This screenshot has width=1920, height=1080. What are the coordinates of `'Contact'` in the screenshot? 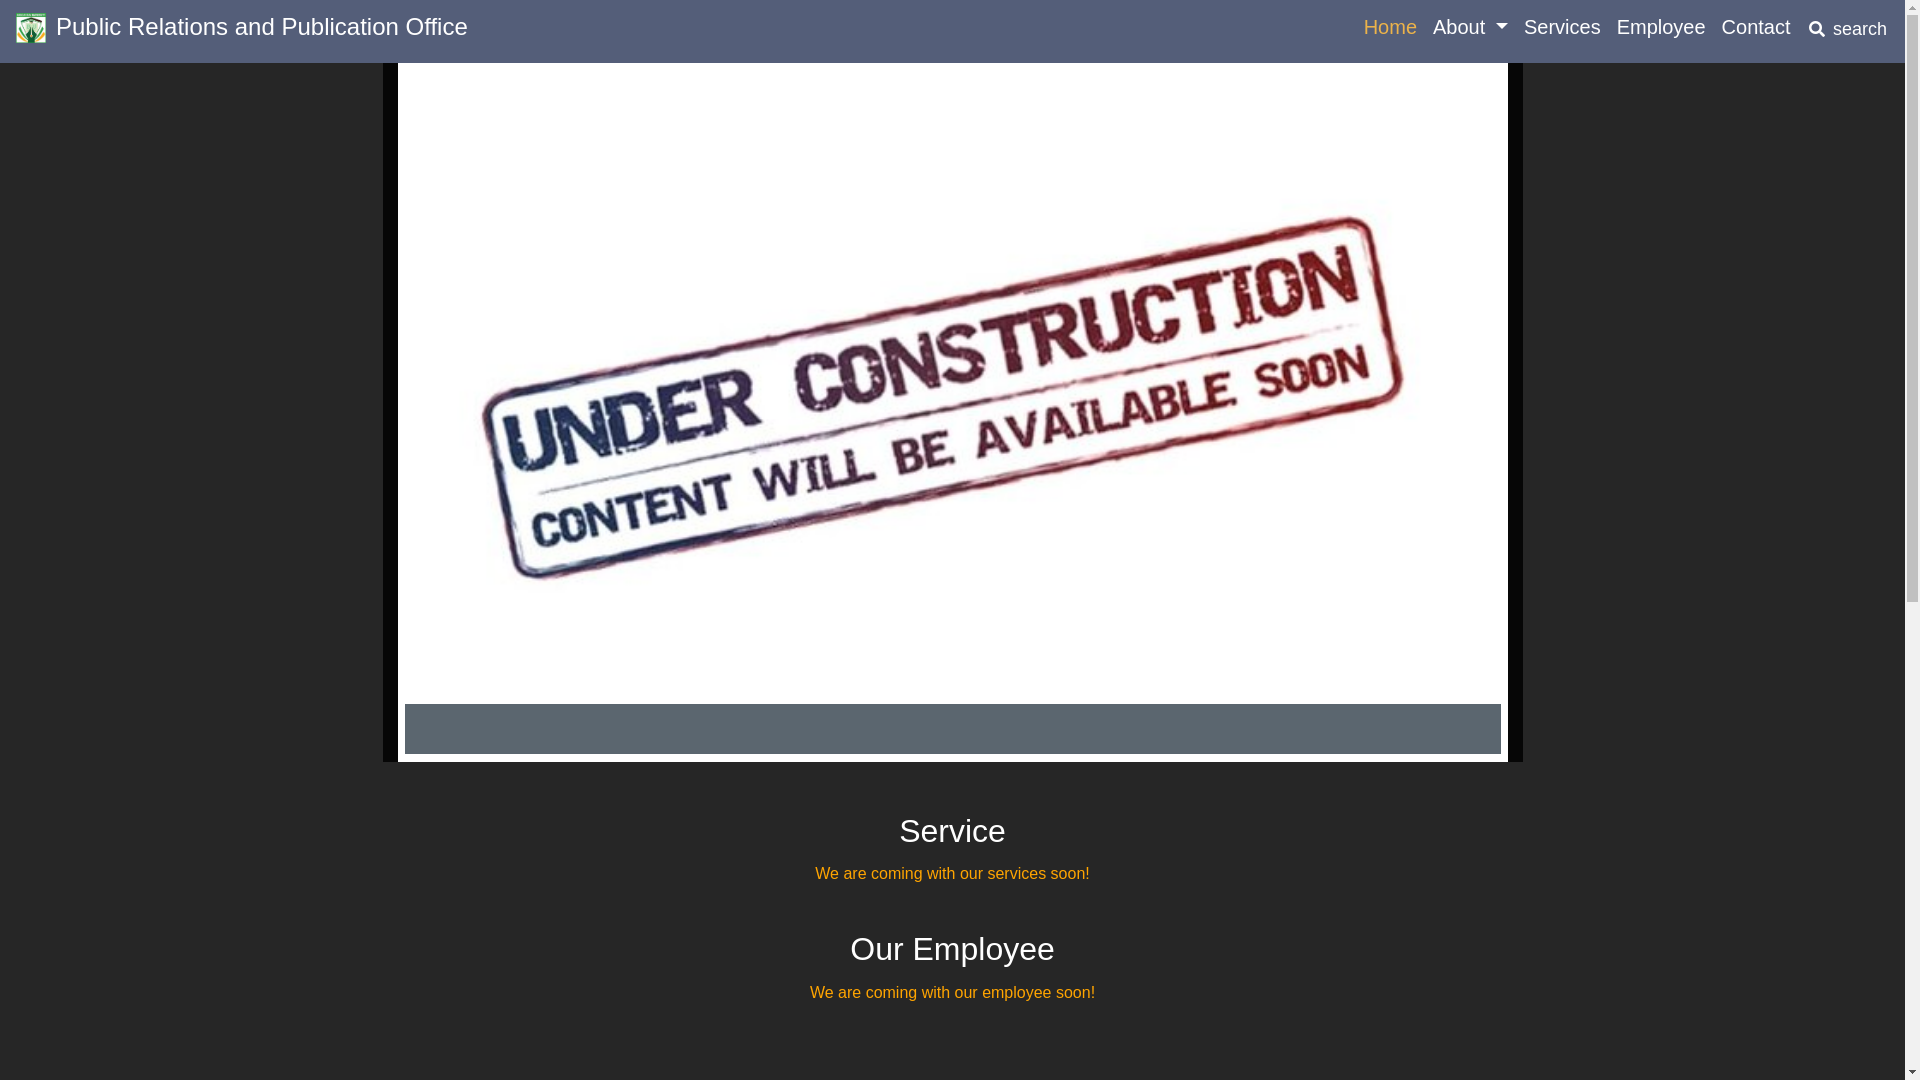 It's located at (1712, 27).